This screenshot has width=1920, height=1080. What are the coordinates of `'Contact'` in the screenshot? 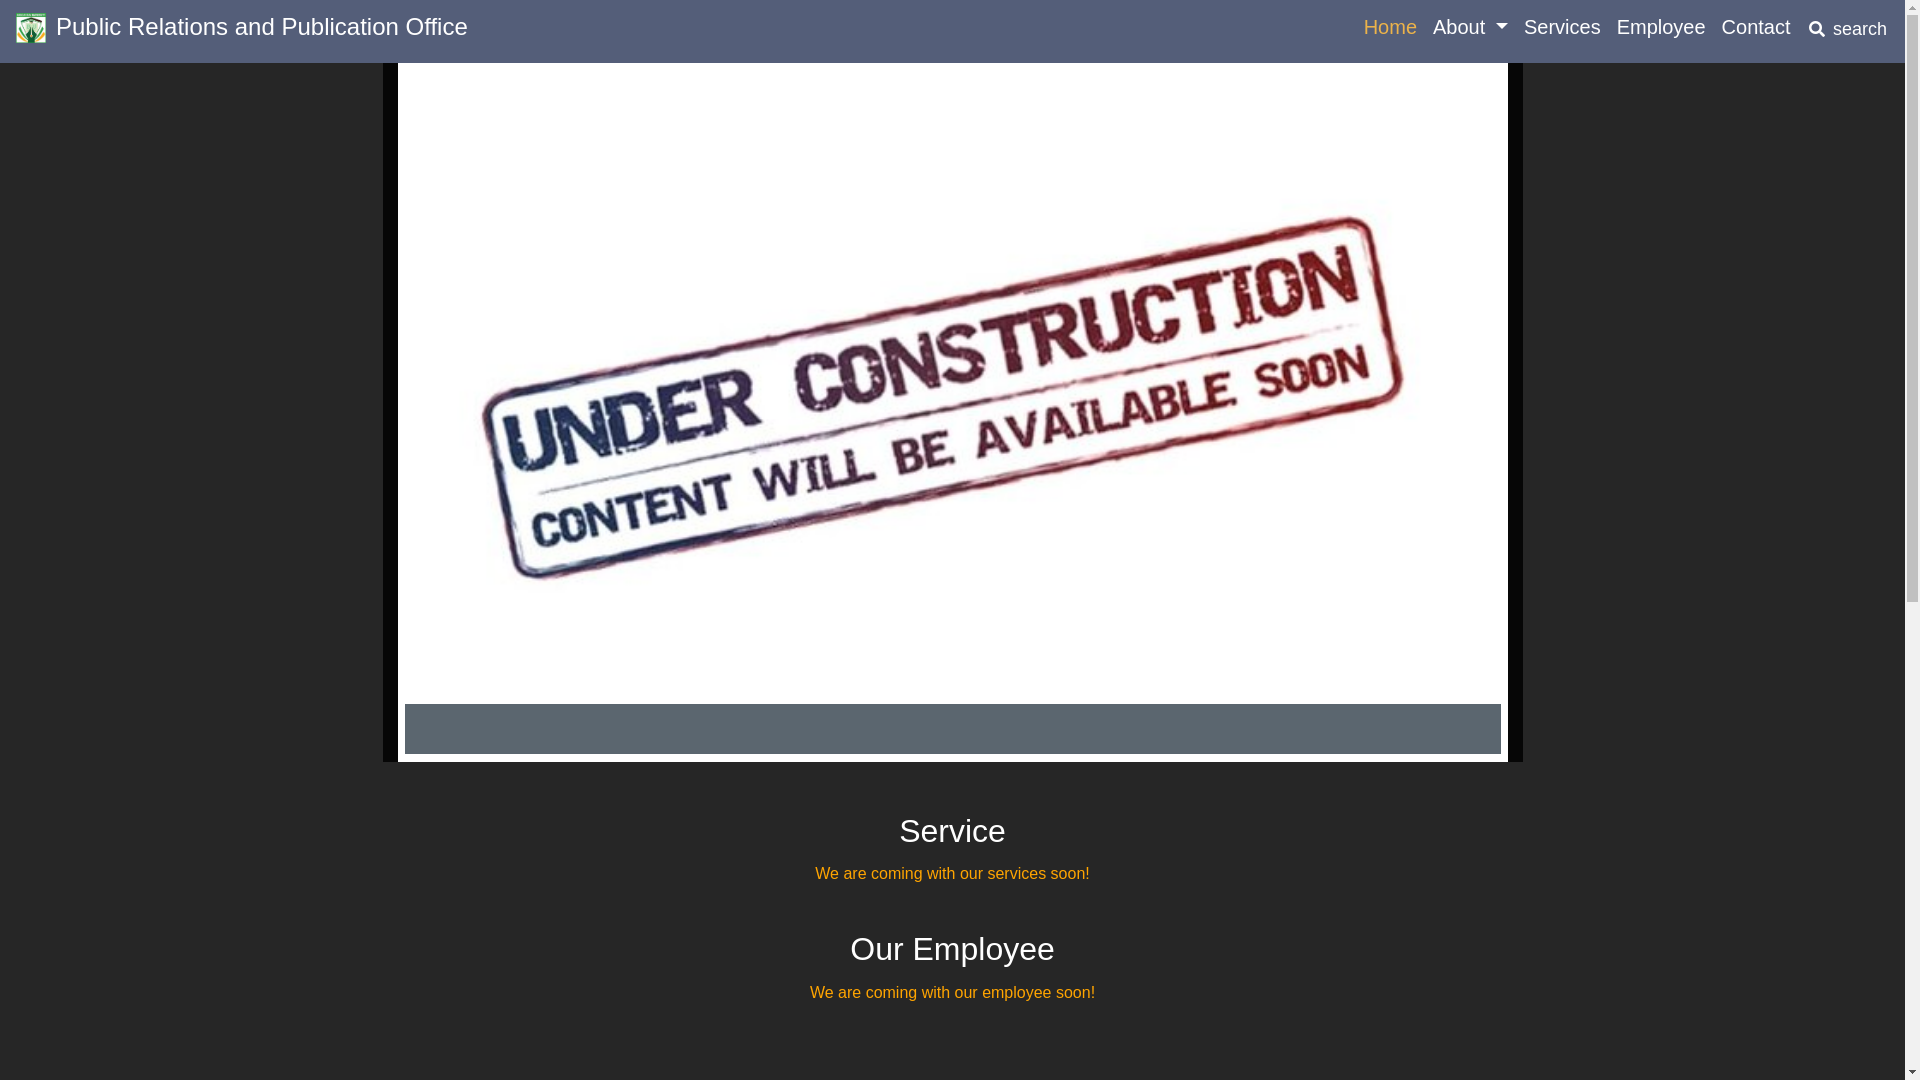 It's located at (1712, 27).